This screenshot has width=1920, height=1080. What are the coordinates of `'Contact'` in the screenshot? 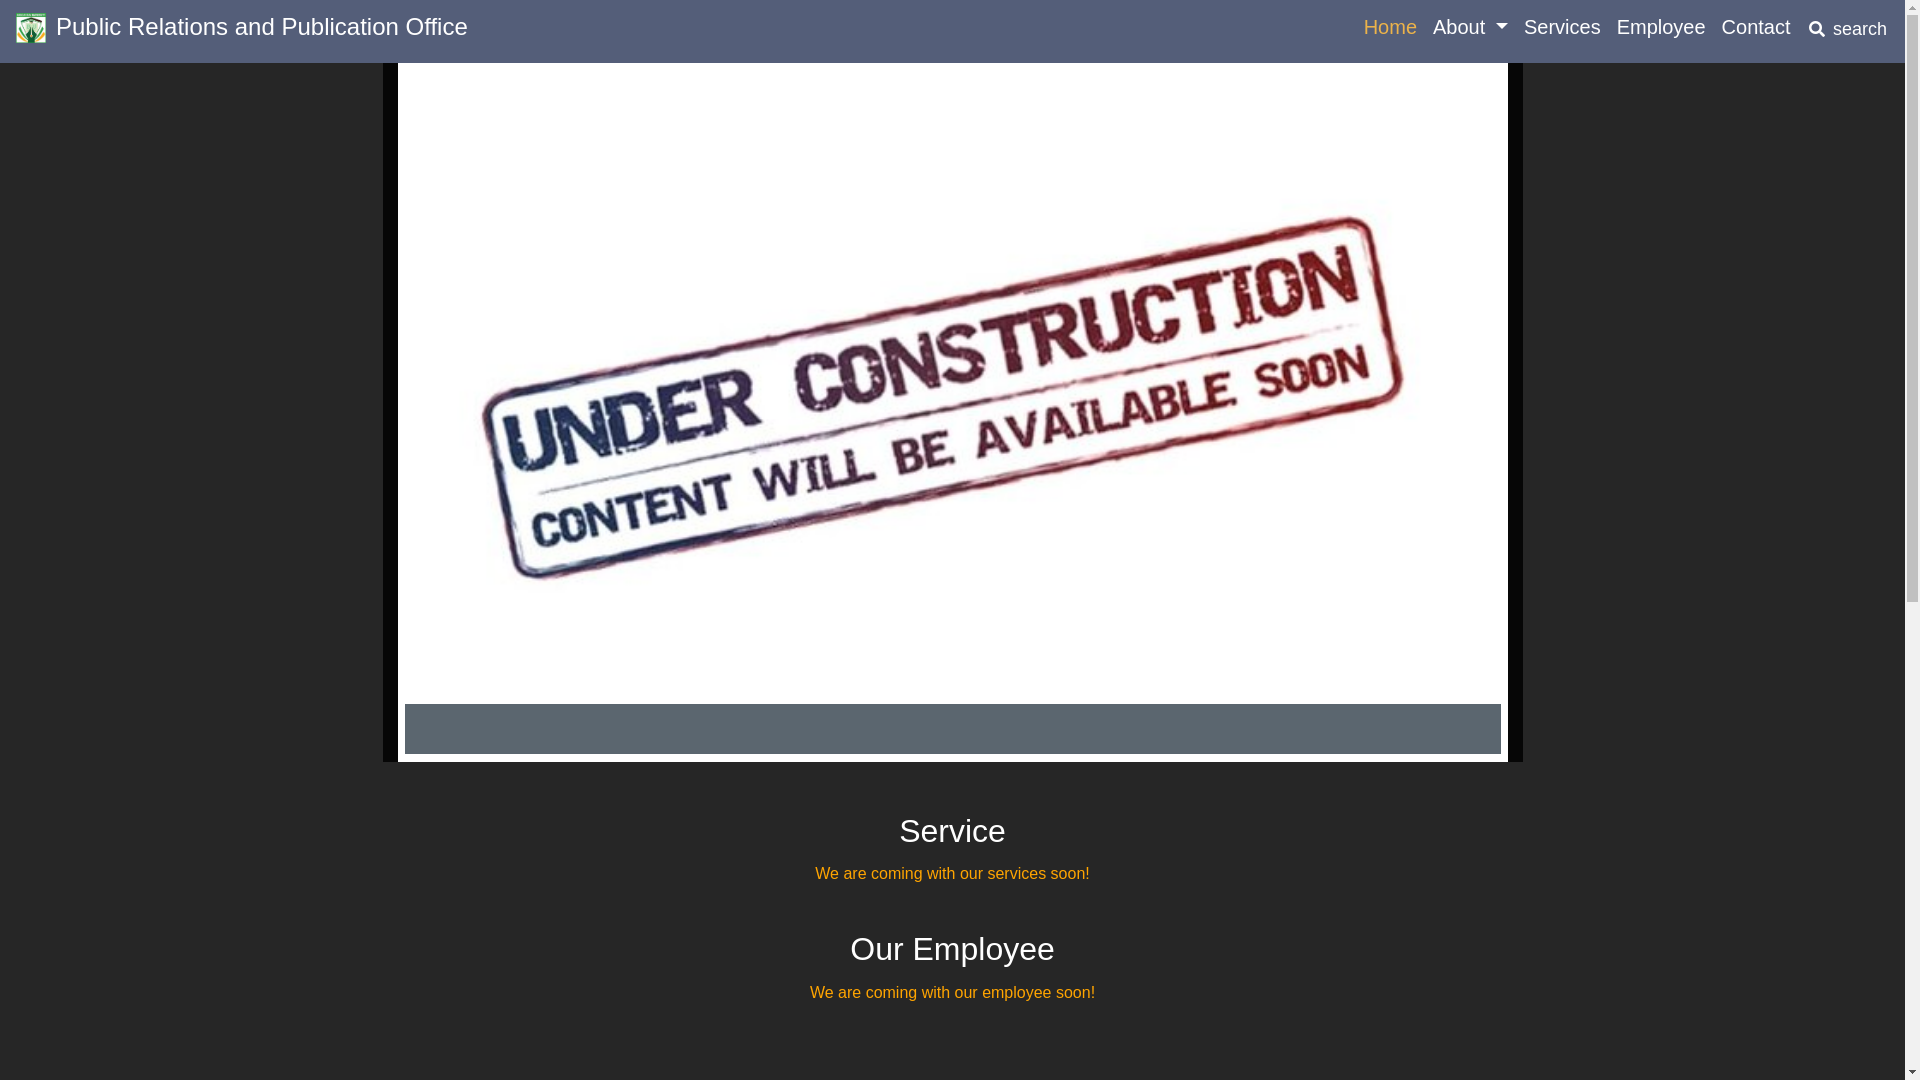 It's located at (1712, 27).